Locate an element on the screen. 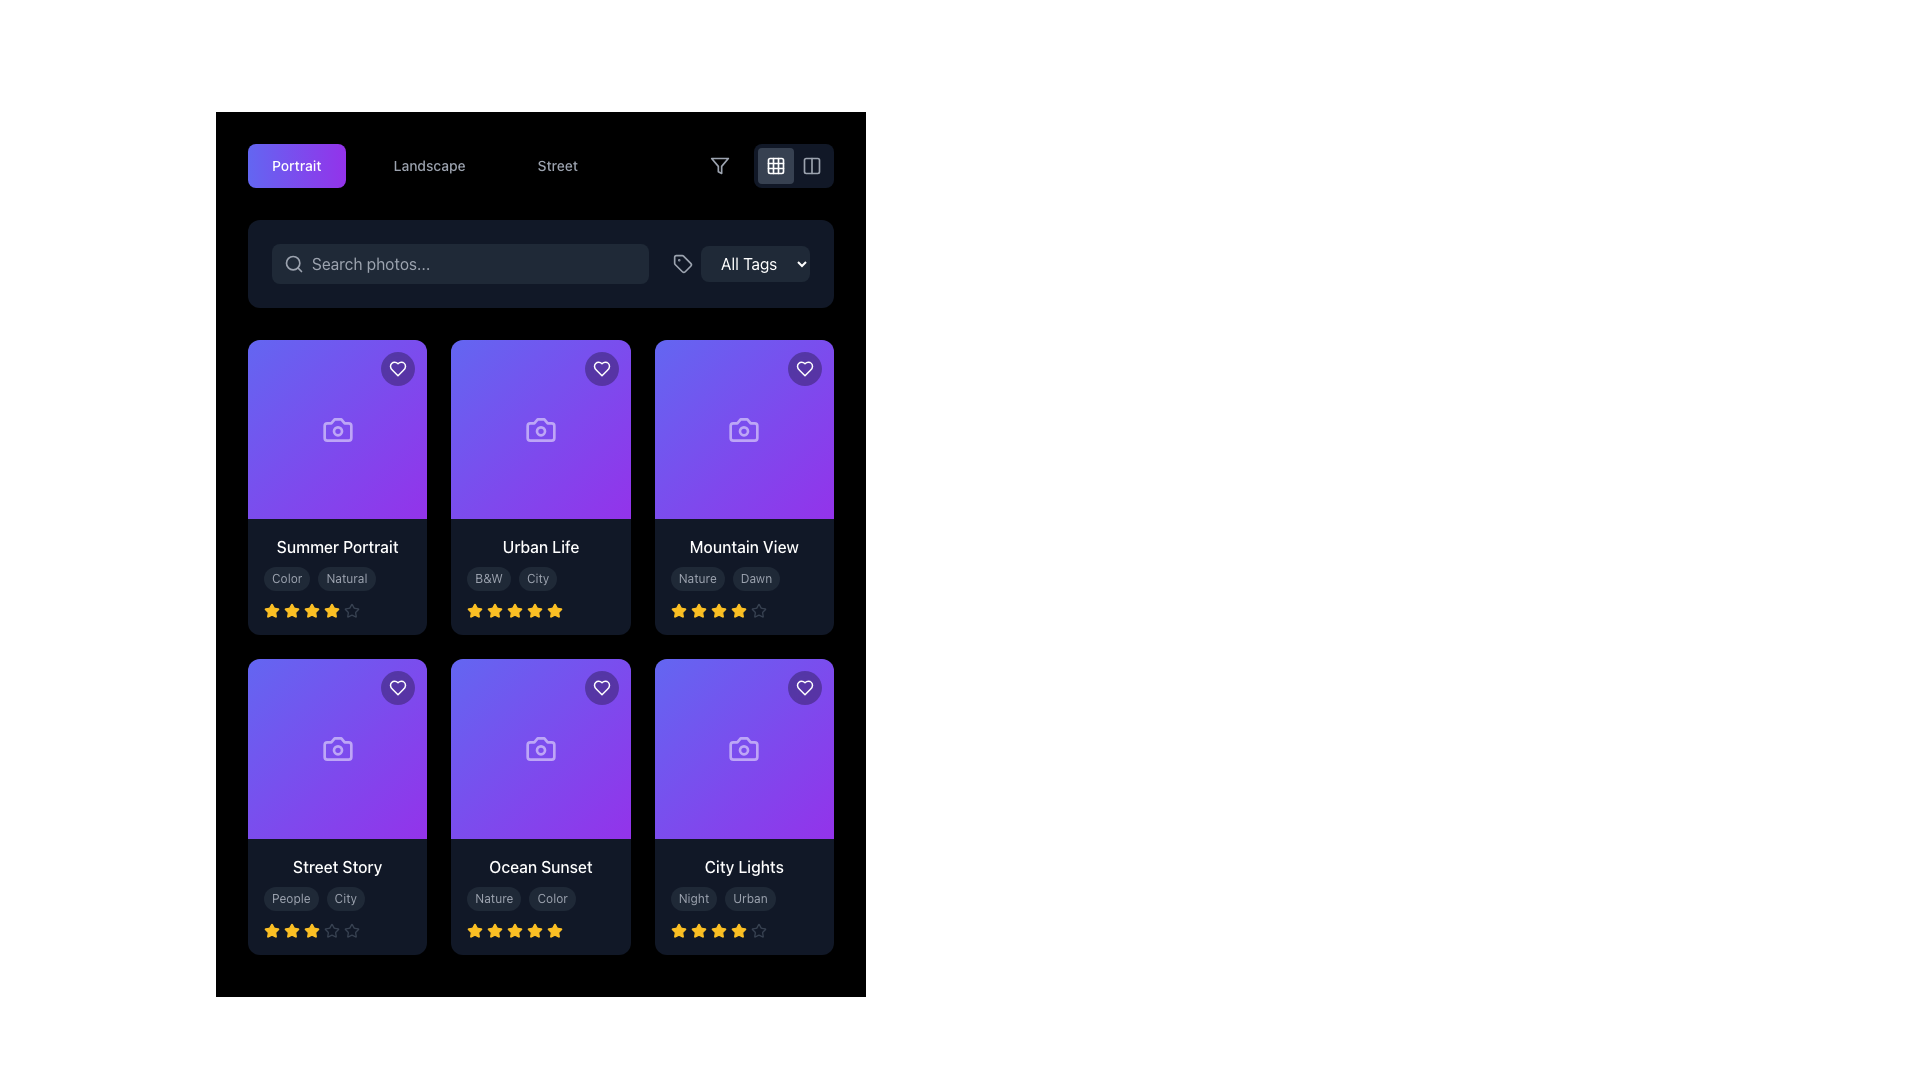 The image size is (1920, 1080). the tag labeled 'Dawn' located in the card labeled 'Mountain View' in the third column of the first row, which is the second tag next to 'Nature' is located at coordinates (755, 579).